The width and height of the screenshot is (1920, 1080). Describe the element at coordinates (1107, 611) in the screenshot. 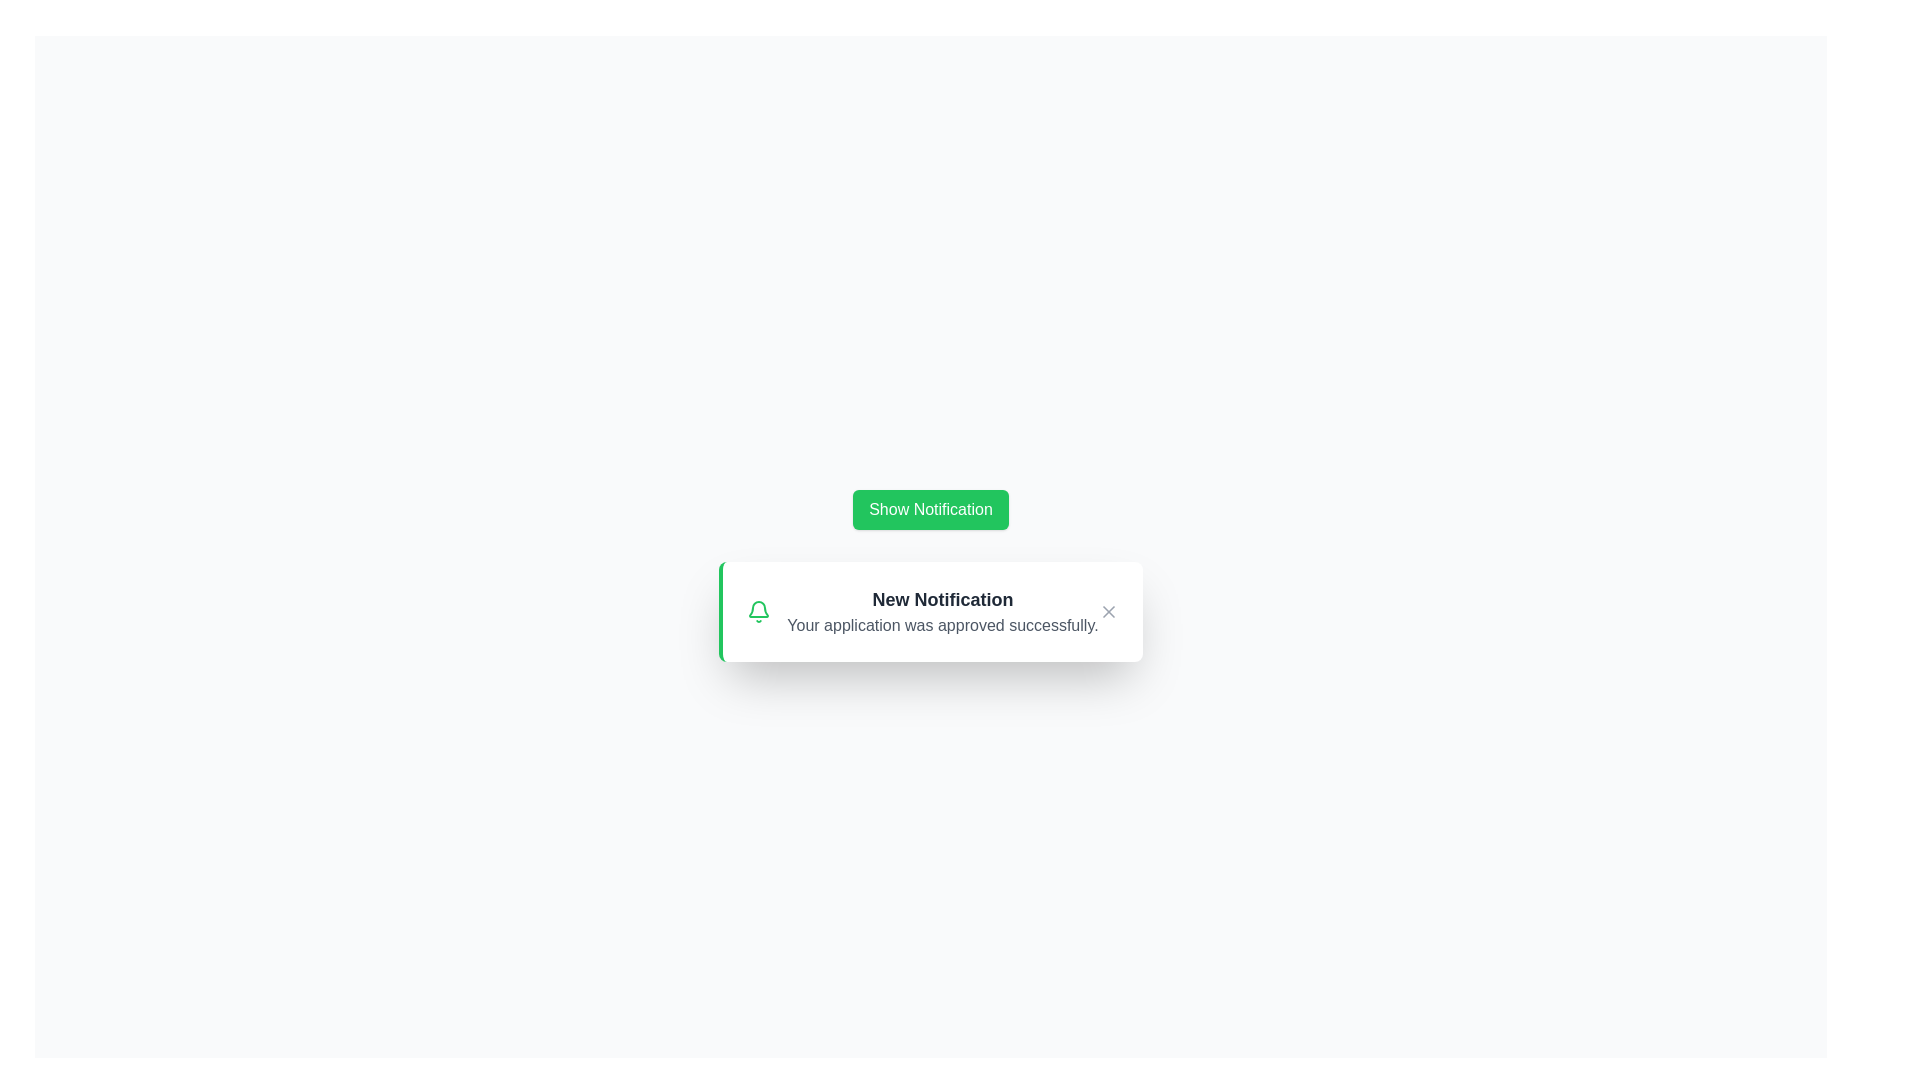

I see `the close button icon located at the top-right corner of the notification card that displays 'New Notification' and 'Your application was approved successfully.'` at that location.